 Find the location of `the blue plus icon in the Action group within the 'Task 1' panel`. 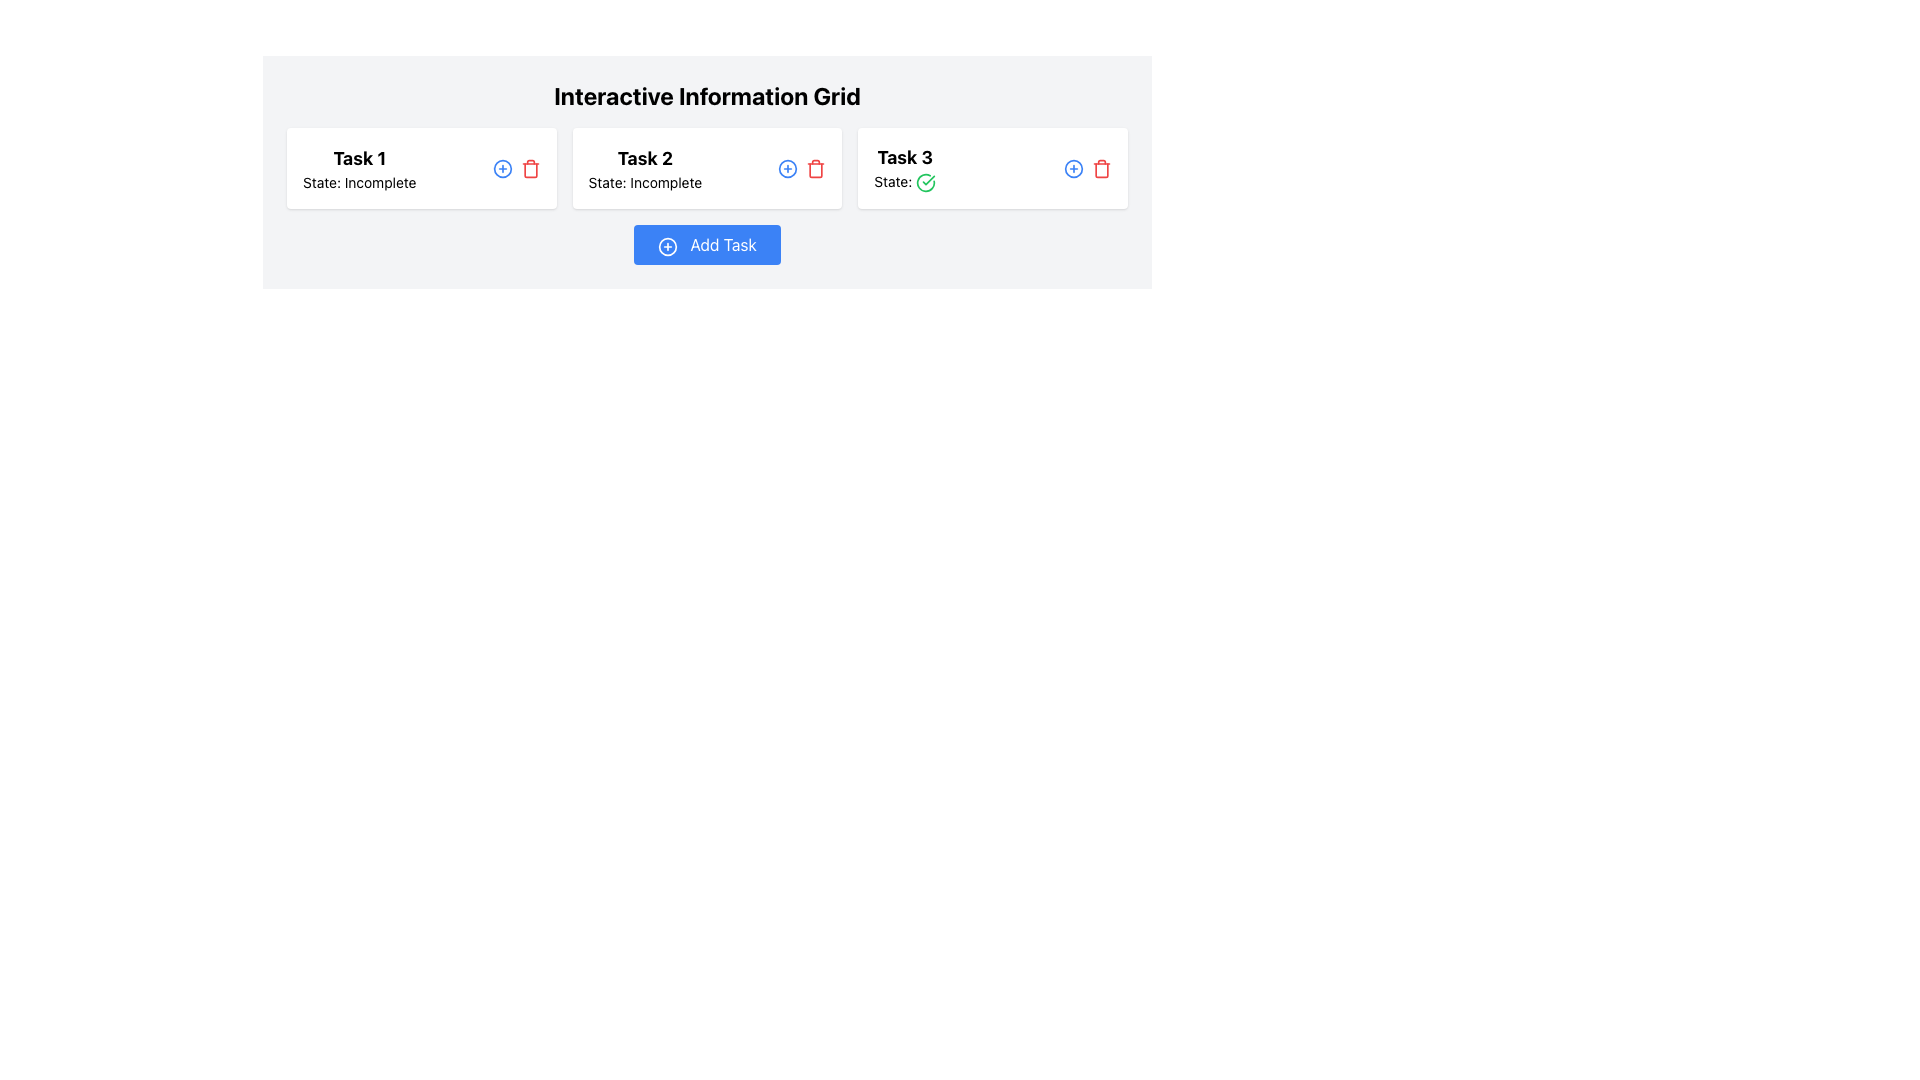

the blue plus icon in the Action group within the 'Task 1' panel is located at coordinates (516, 167).